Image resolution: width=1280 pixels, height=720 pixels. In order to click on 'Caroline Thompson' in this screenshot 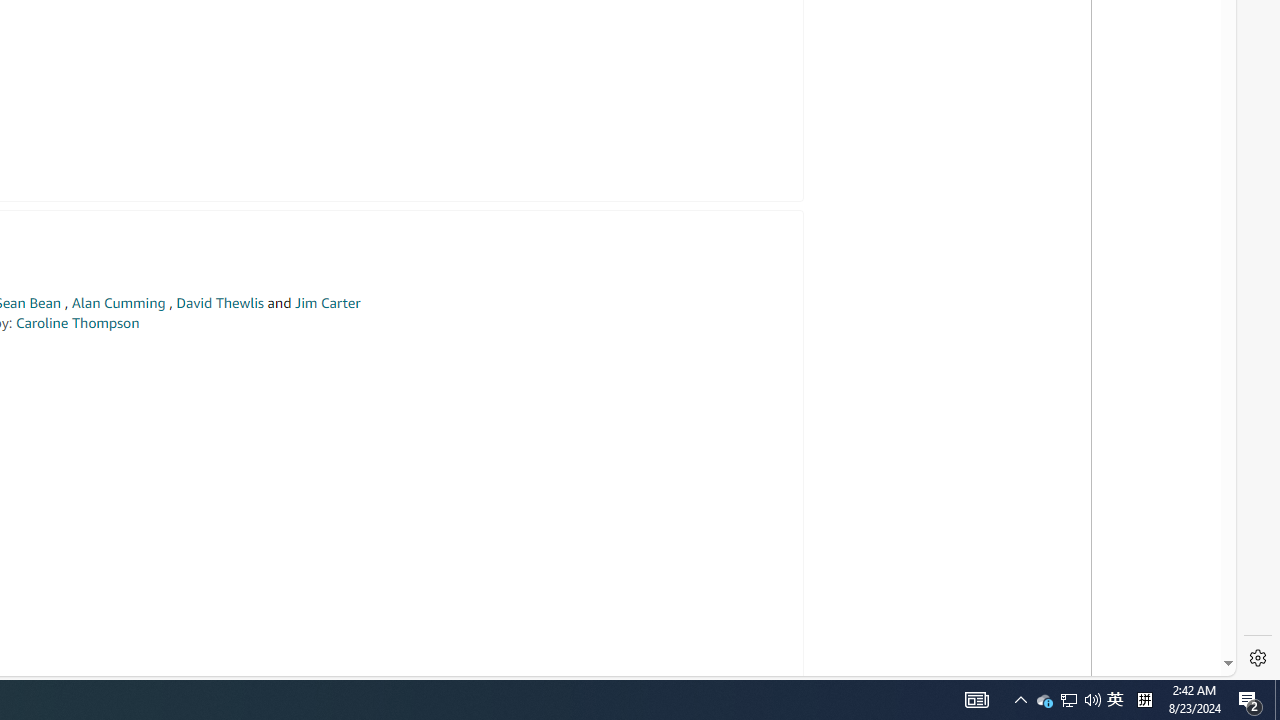, I will do `click(77, 322)`.